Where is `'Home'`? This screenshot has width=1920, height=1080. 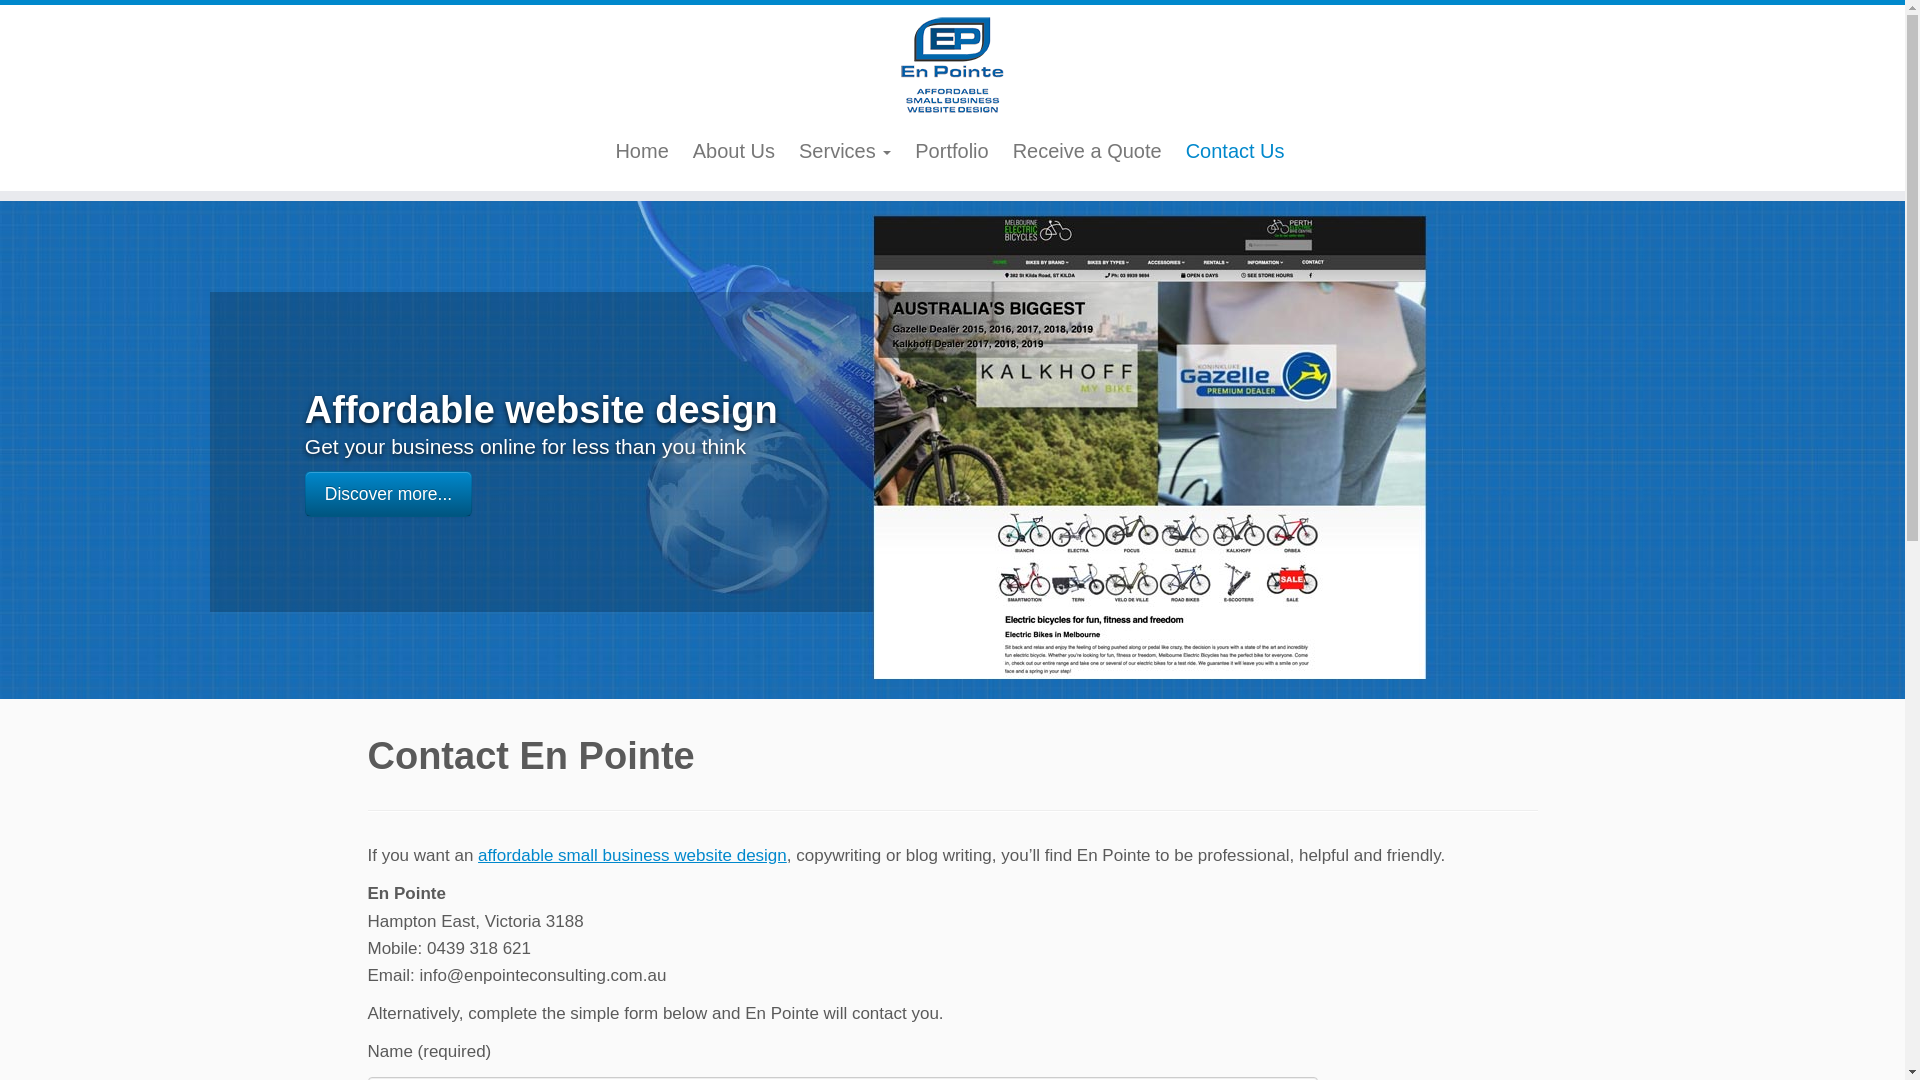 'Home' is located at coordinates (602, 149).